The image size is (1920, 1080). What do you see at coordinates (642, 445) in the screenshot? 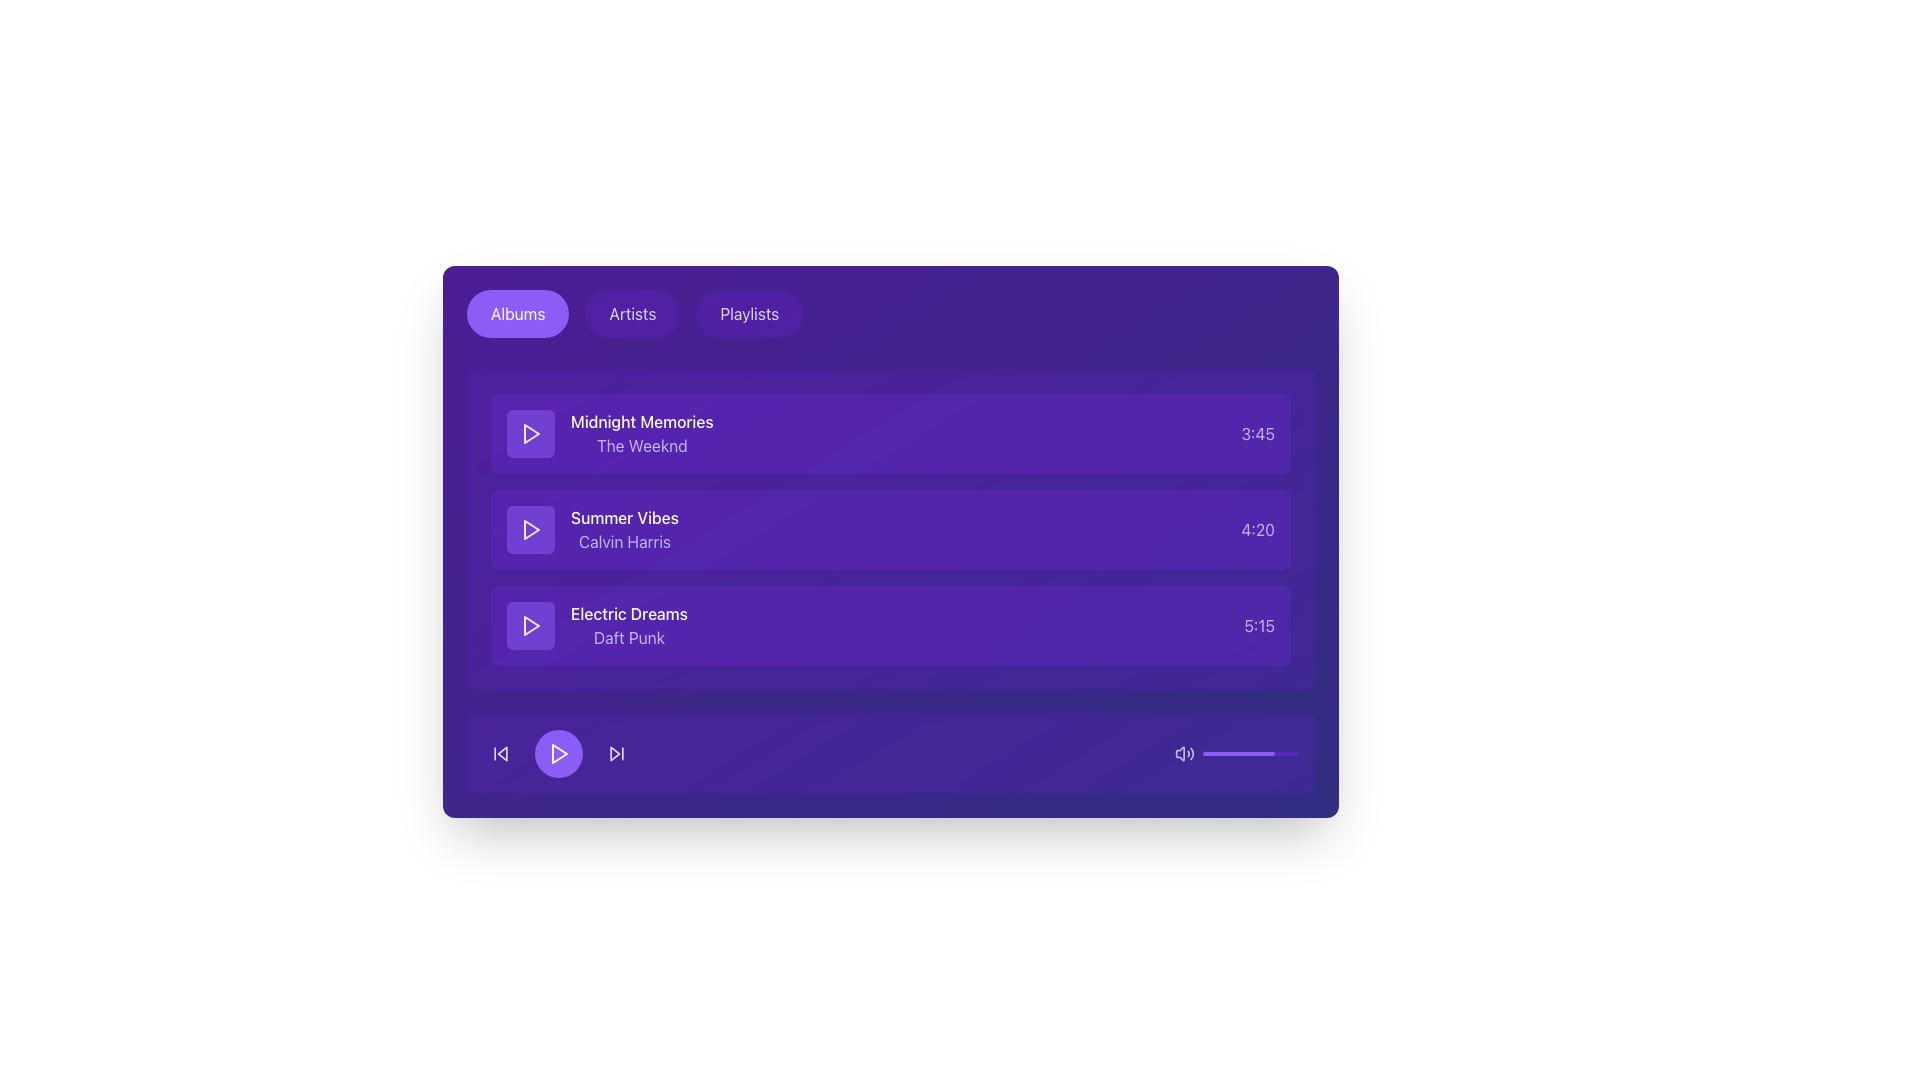
I see `the text label displaying 'The Weeknd' in violet shade, located beneath the label 'Midnight Memories' in the track listing interface` at bounding box center [642, 445].